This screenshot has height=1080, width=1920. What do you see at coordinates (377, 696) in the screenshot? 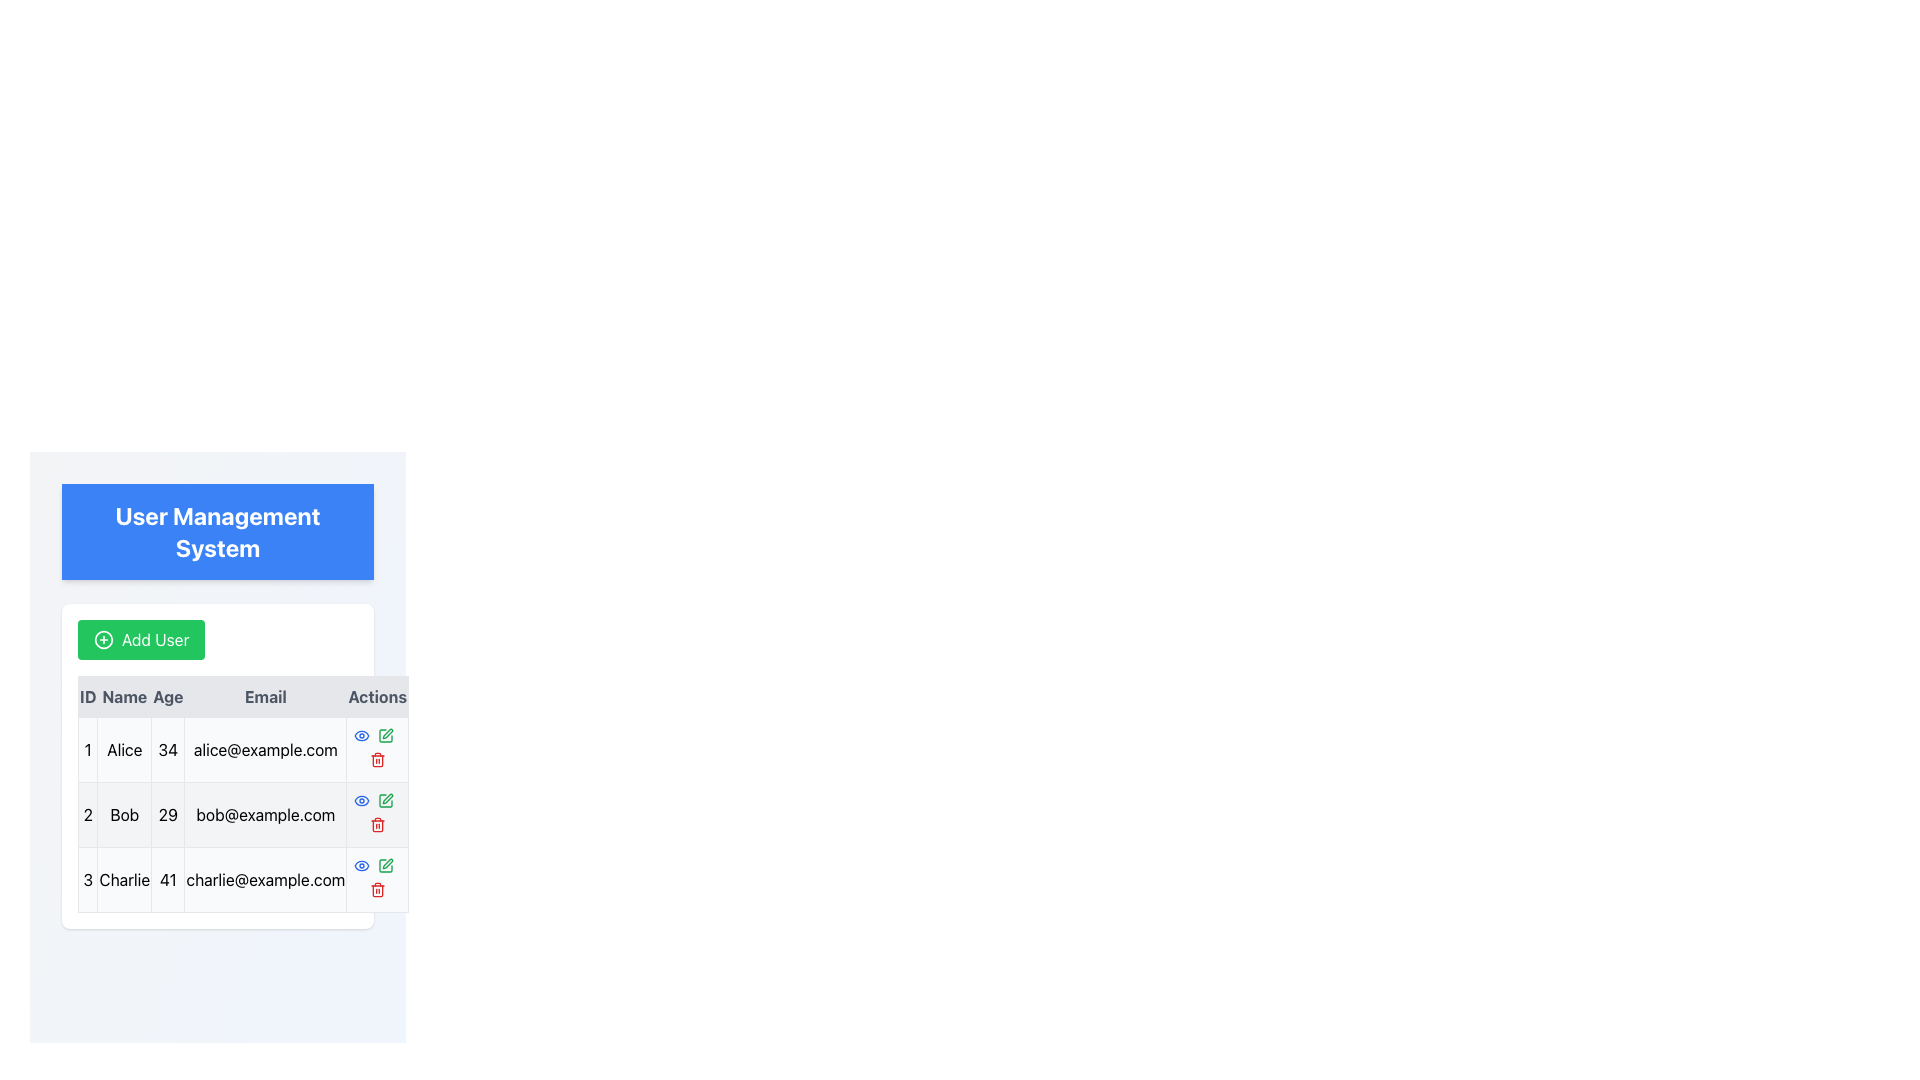
I see `the table header located in the top-right corner of the table, specifically the fifth header cell which spans the same vertical space as the others` at bounding box center [377, 696].